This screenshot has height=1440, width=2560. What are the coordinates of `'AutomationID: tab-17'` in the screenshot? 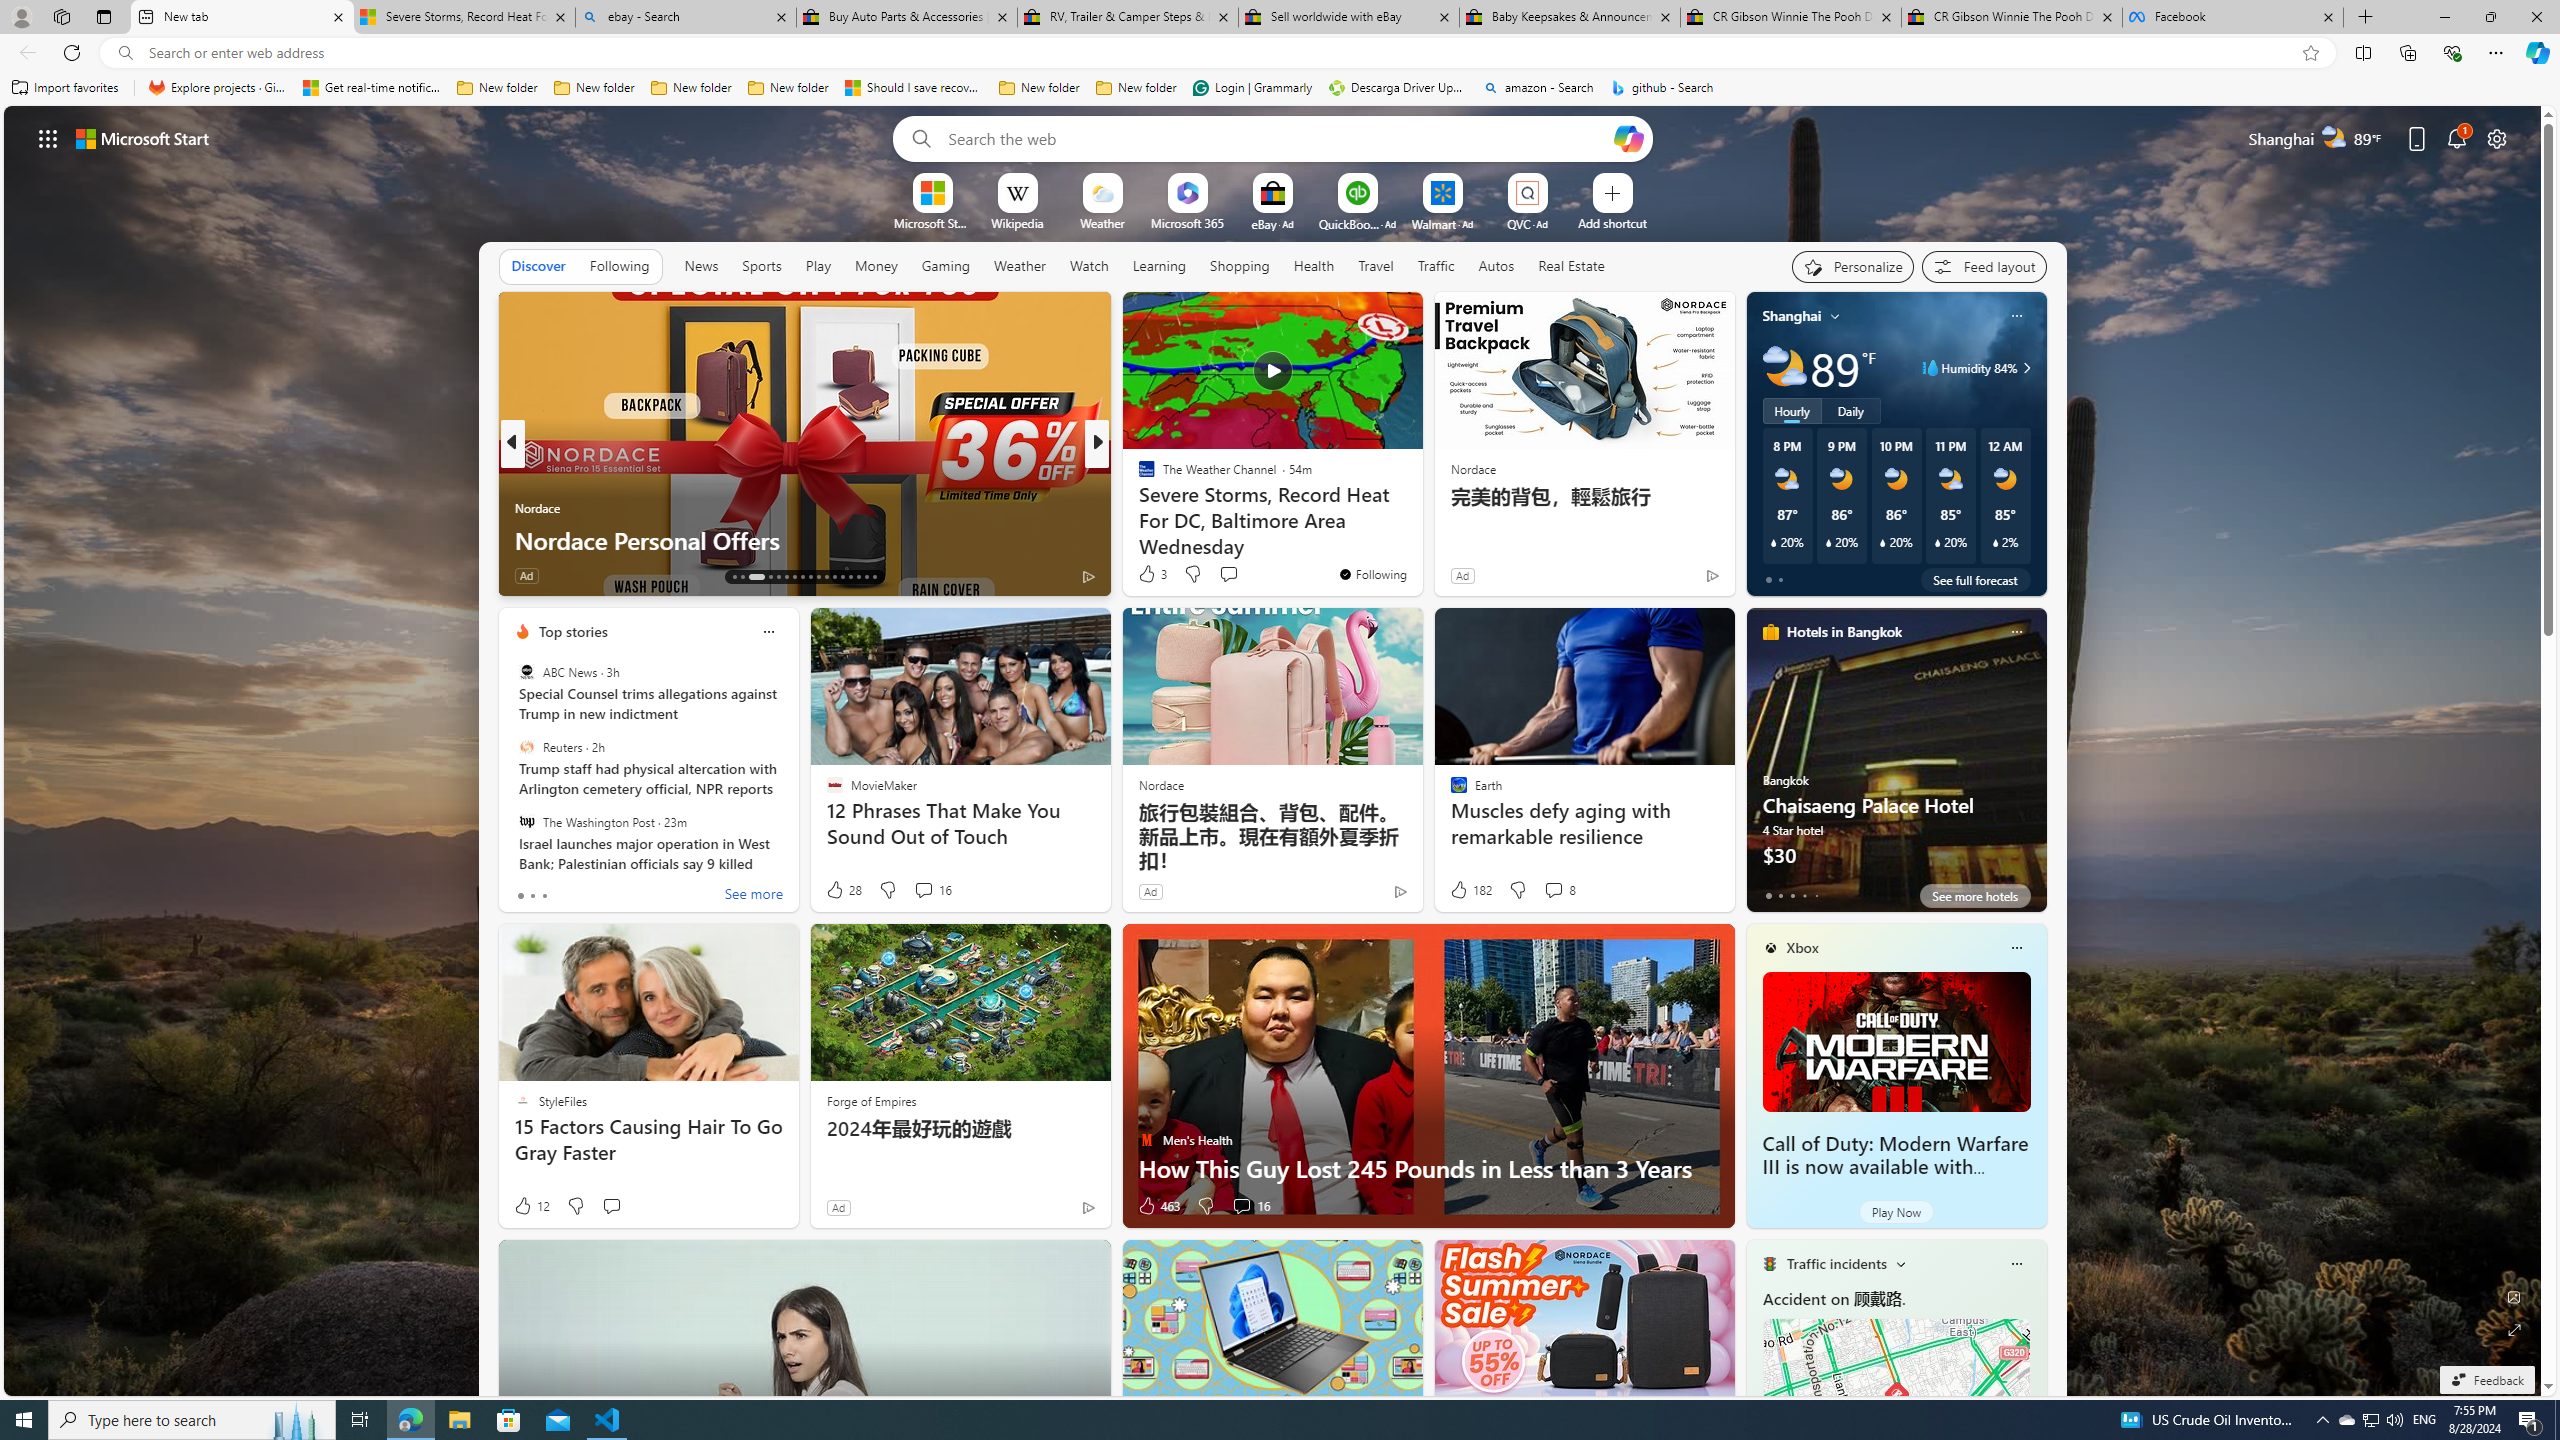 It's located at (778, 577).